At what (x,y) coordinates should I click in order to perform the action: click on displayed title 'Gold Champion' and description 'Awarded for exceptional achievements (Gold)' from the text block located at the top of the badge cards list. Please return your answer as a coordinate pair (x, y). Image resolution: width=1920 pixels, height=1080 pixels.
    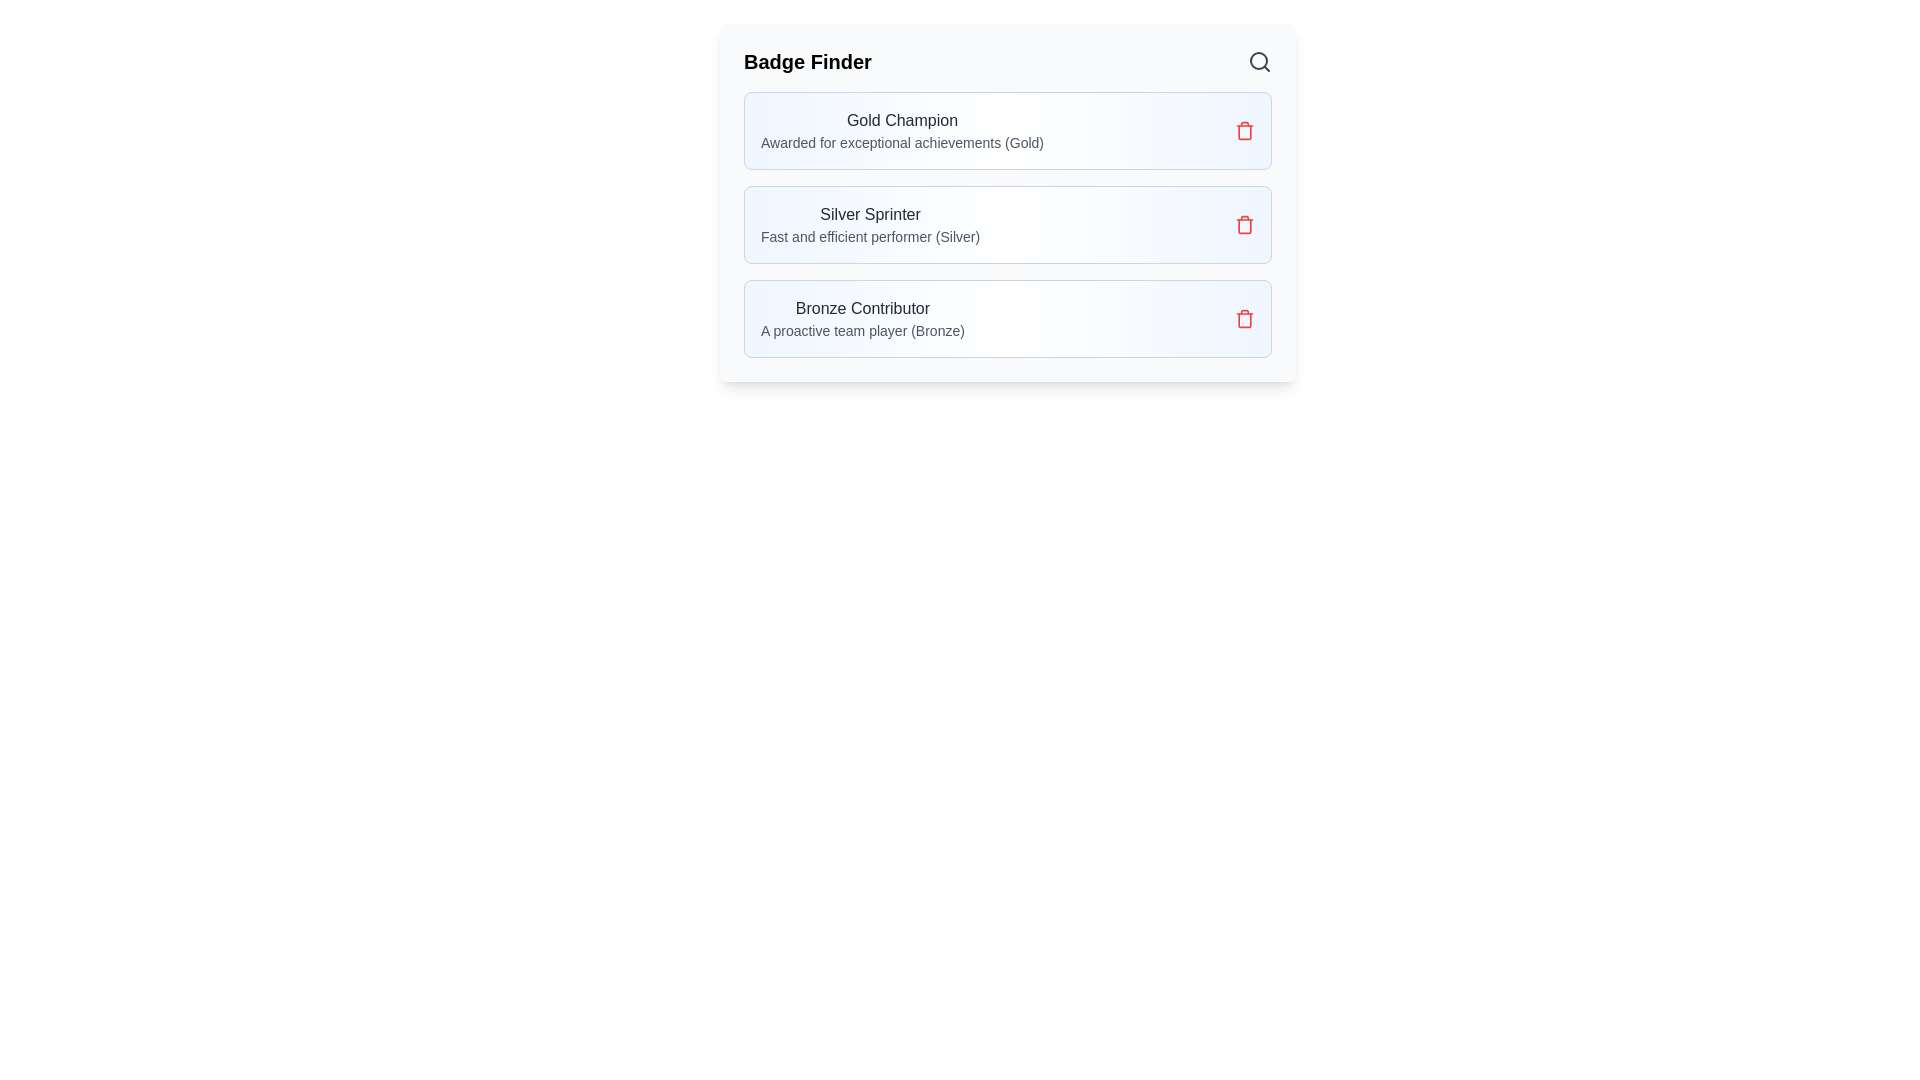
    Looking at the image, I should click on (901, 131).